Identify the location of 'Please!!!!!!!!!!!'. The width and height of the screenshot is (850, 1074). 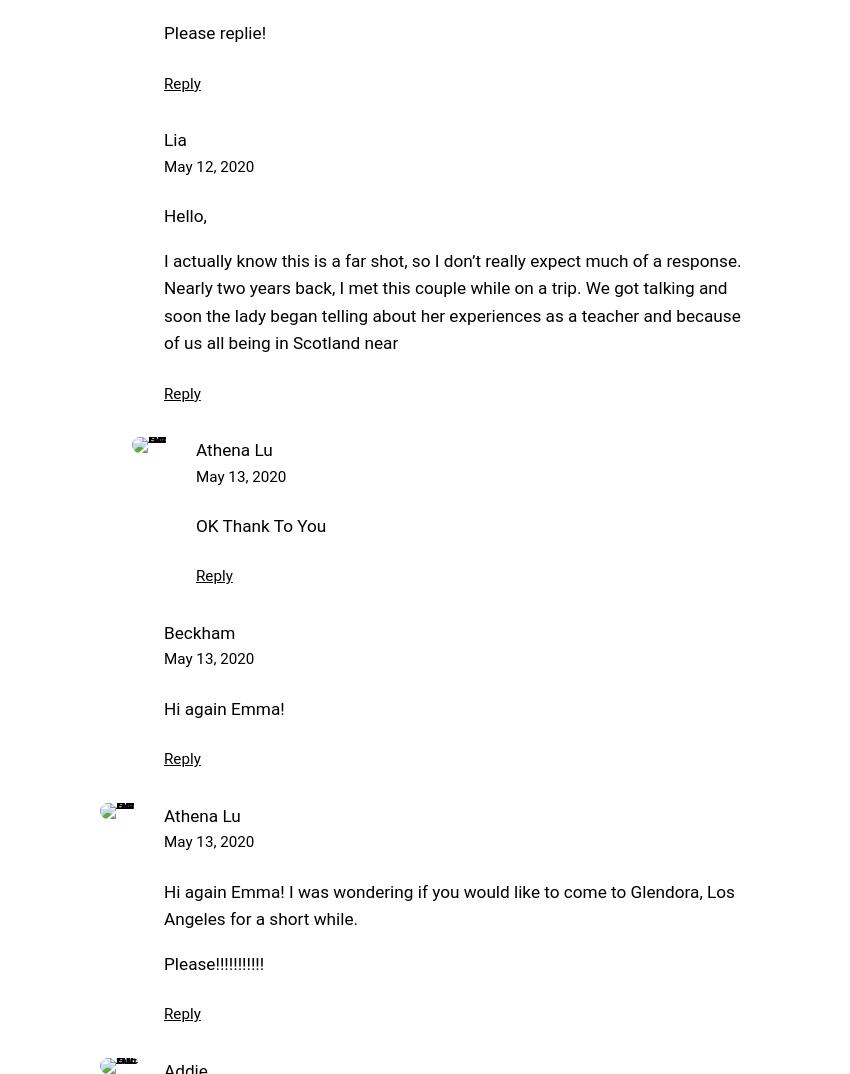
(214, 962).